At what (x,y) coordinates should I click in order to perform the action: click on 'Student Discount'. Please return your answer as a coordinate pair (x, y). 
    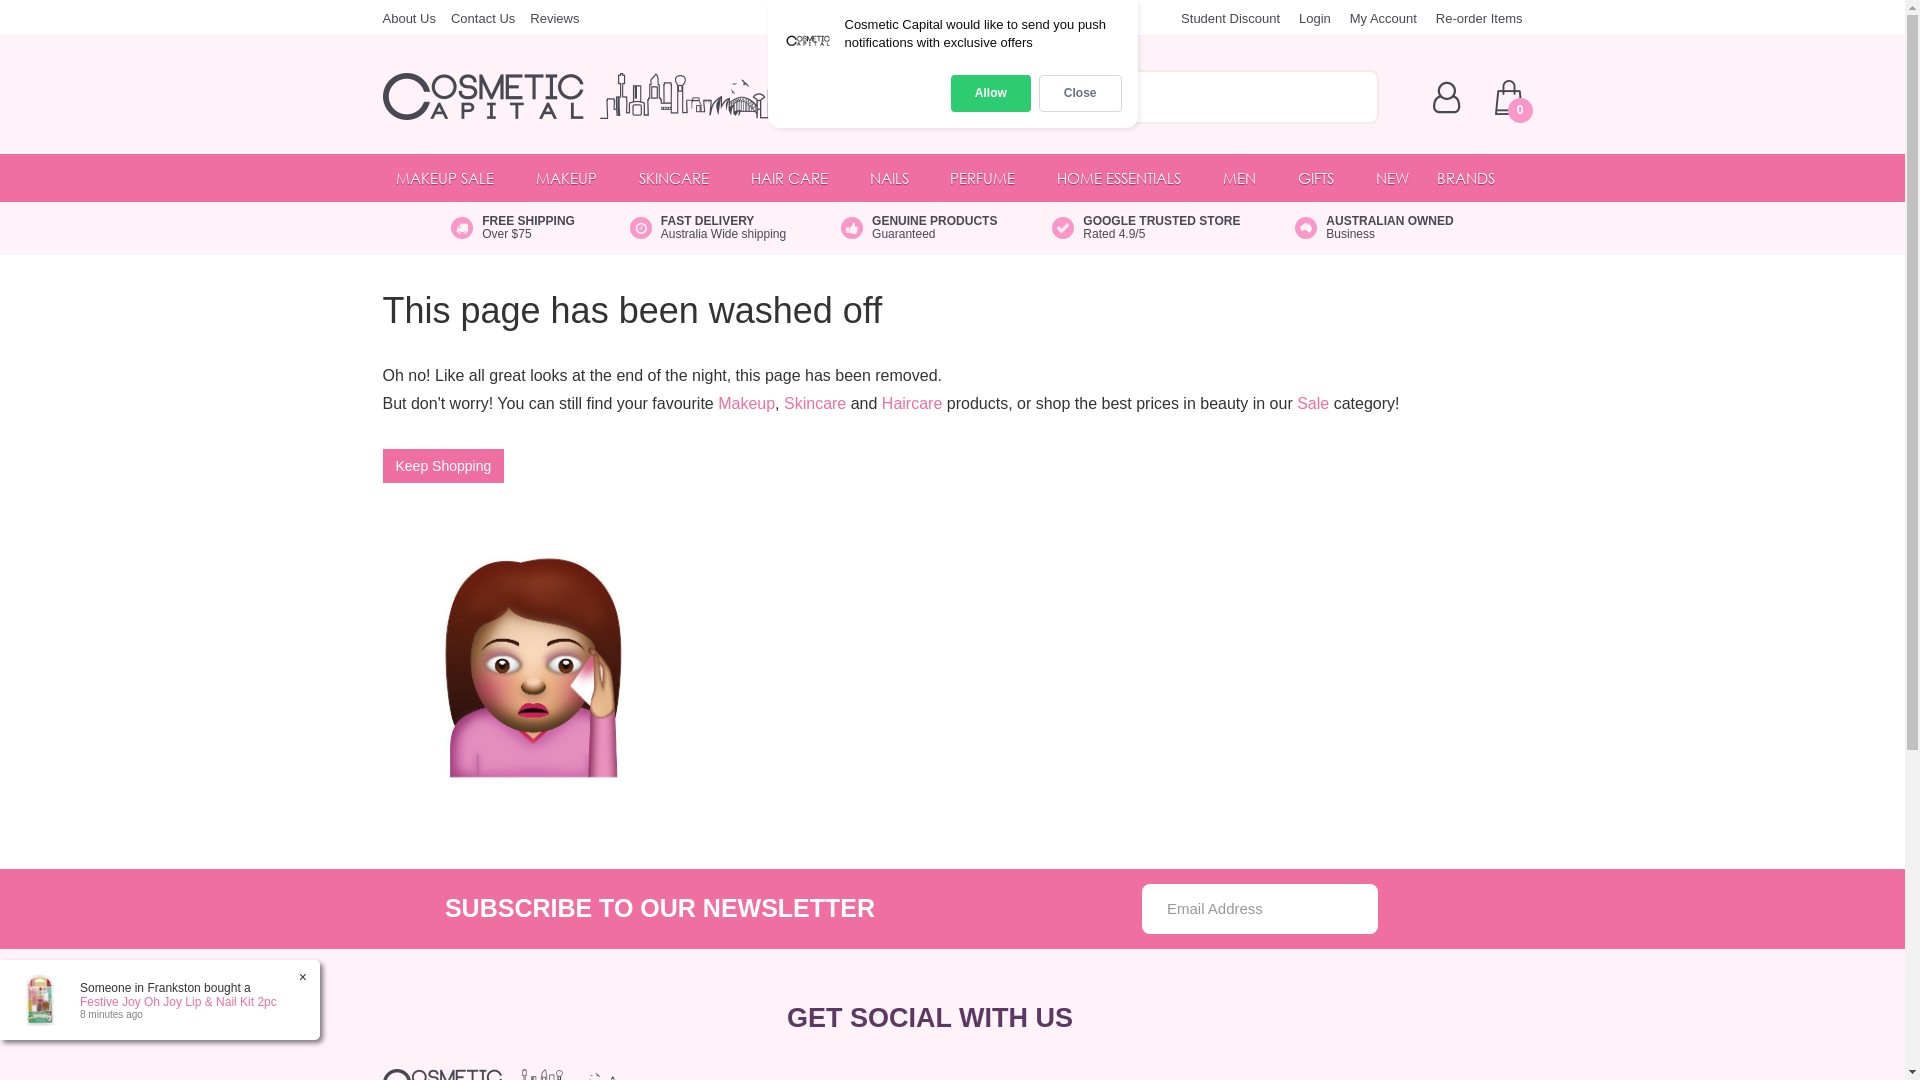
    Looking at the image, I should click on (1180, 18).